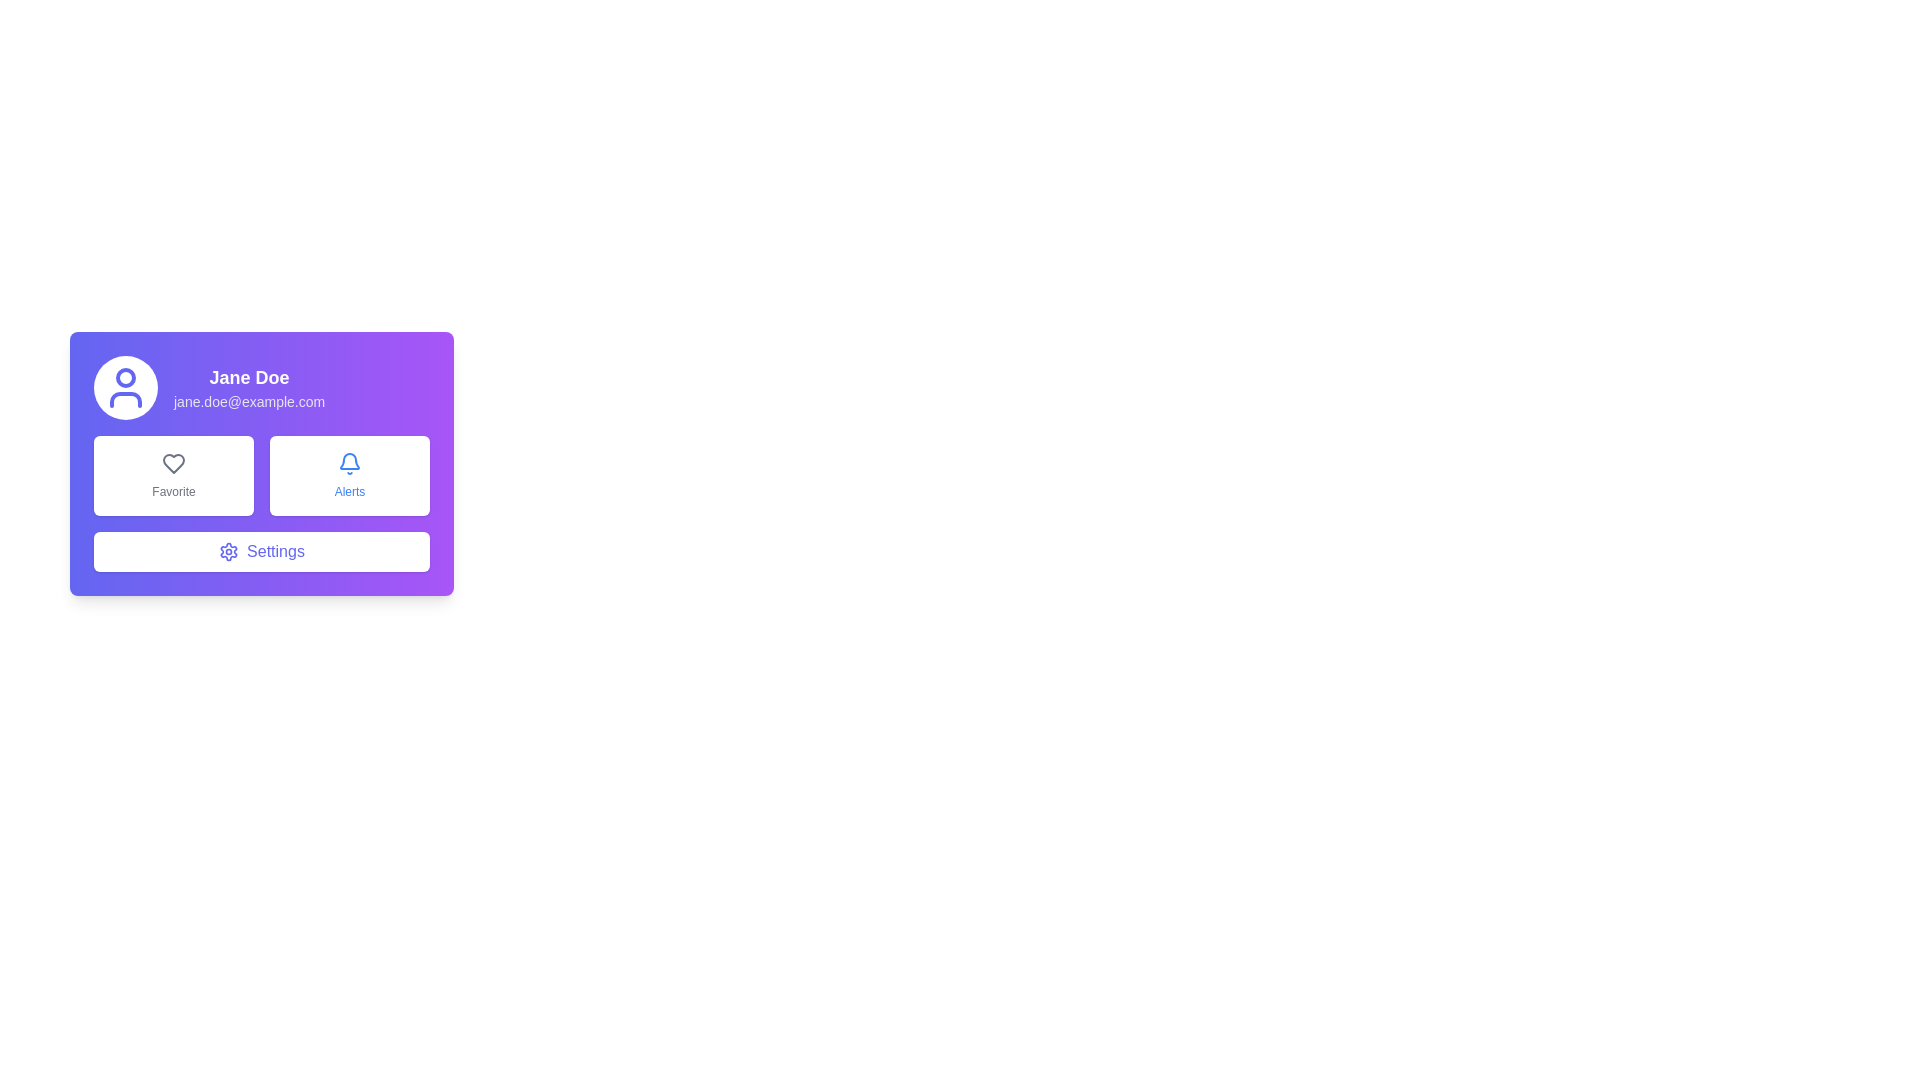 This screenshot has width=1920, height=1080. I want to click on the favorites button located in the top-left corner of the grid layout to trigger its hover state, so click(173, 475).